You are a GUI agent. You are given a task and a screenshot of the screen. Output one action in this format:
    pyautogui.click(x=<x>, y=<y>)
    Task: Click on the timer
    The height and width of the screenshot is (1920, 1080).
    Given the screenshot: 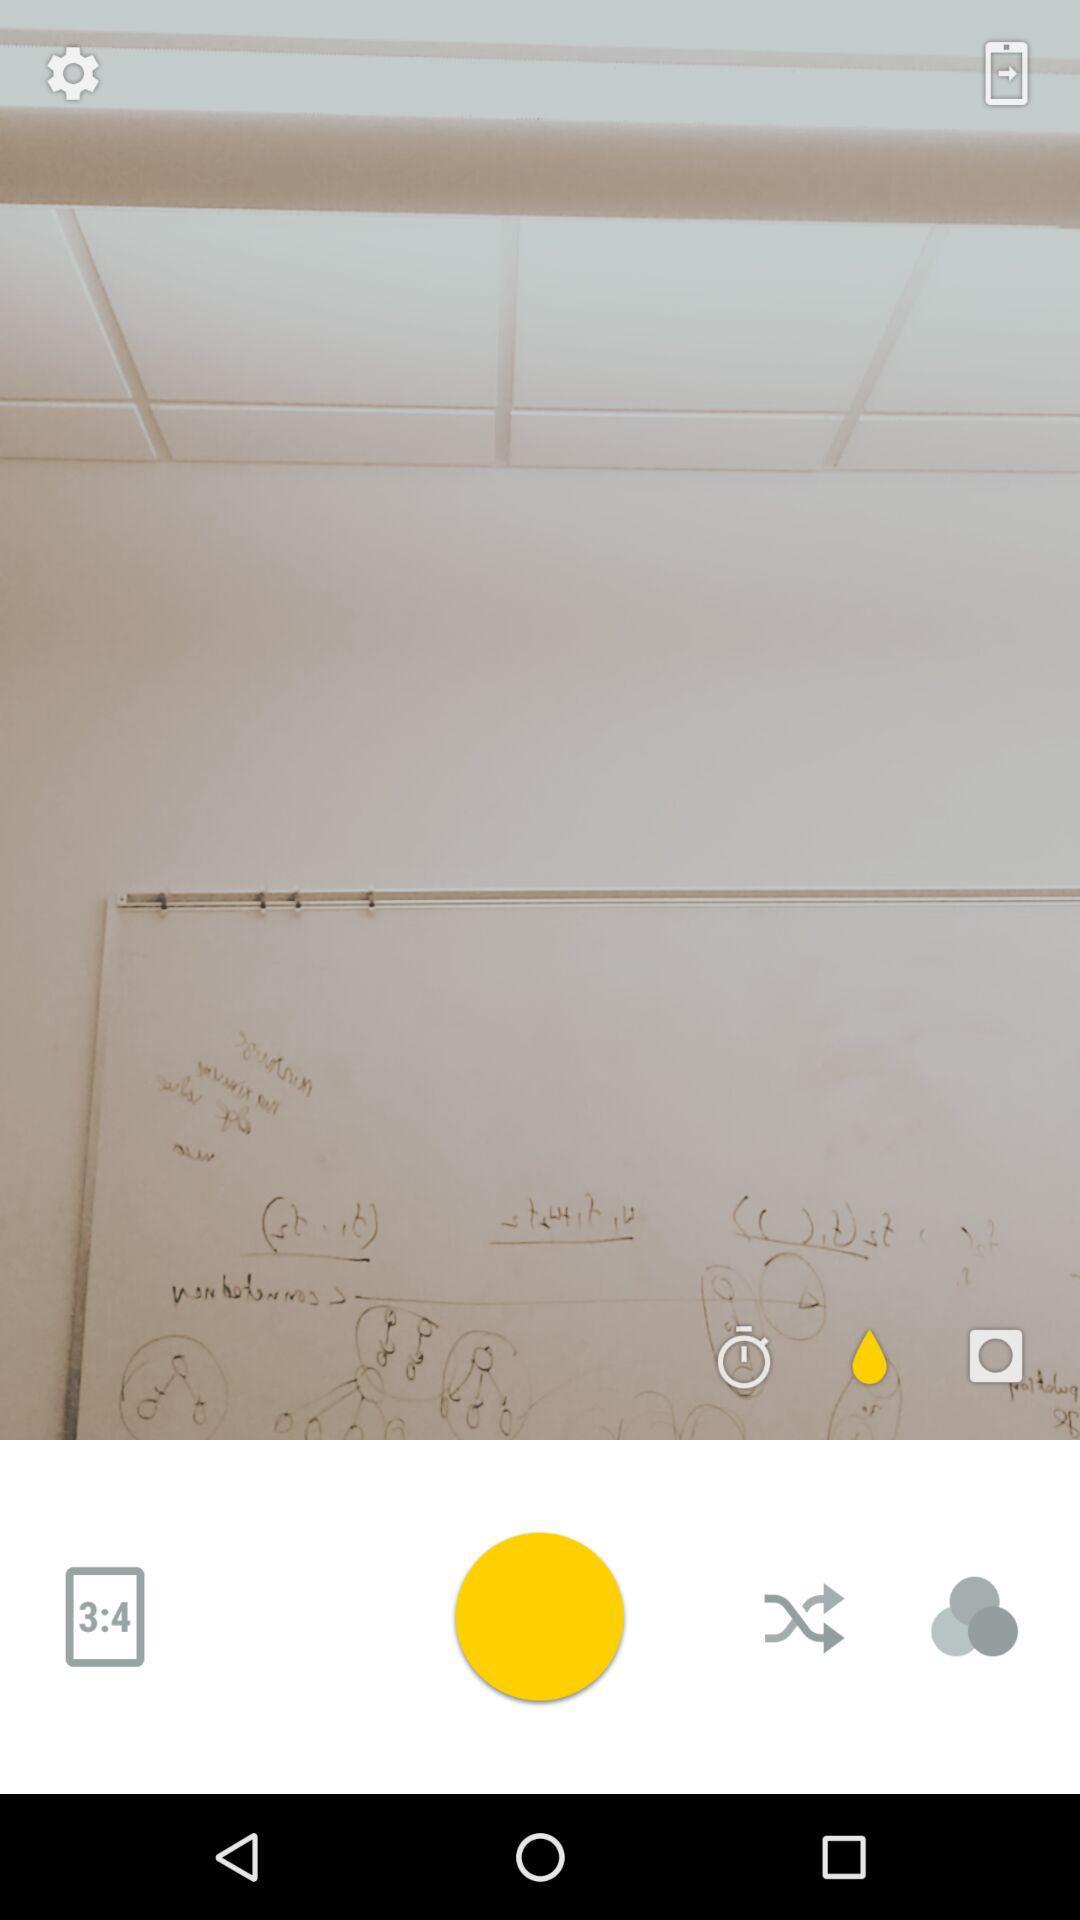 What is the action you would take?
    pyautogui.click(x=744, y=1356)
    